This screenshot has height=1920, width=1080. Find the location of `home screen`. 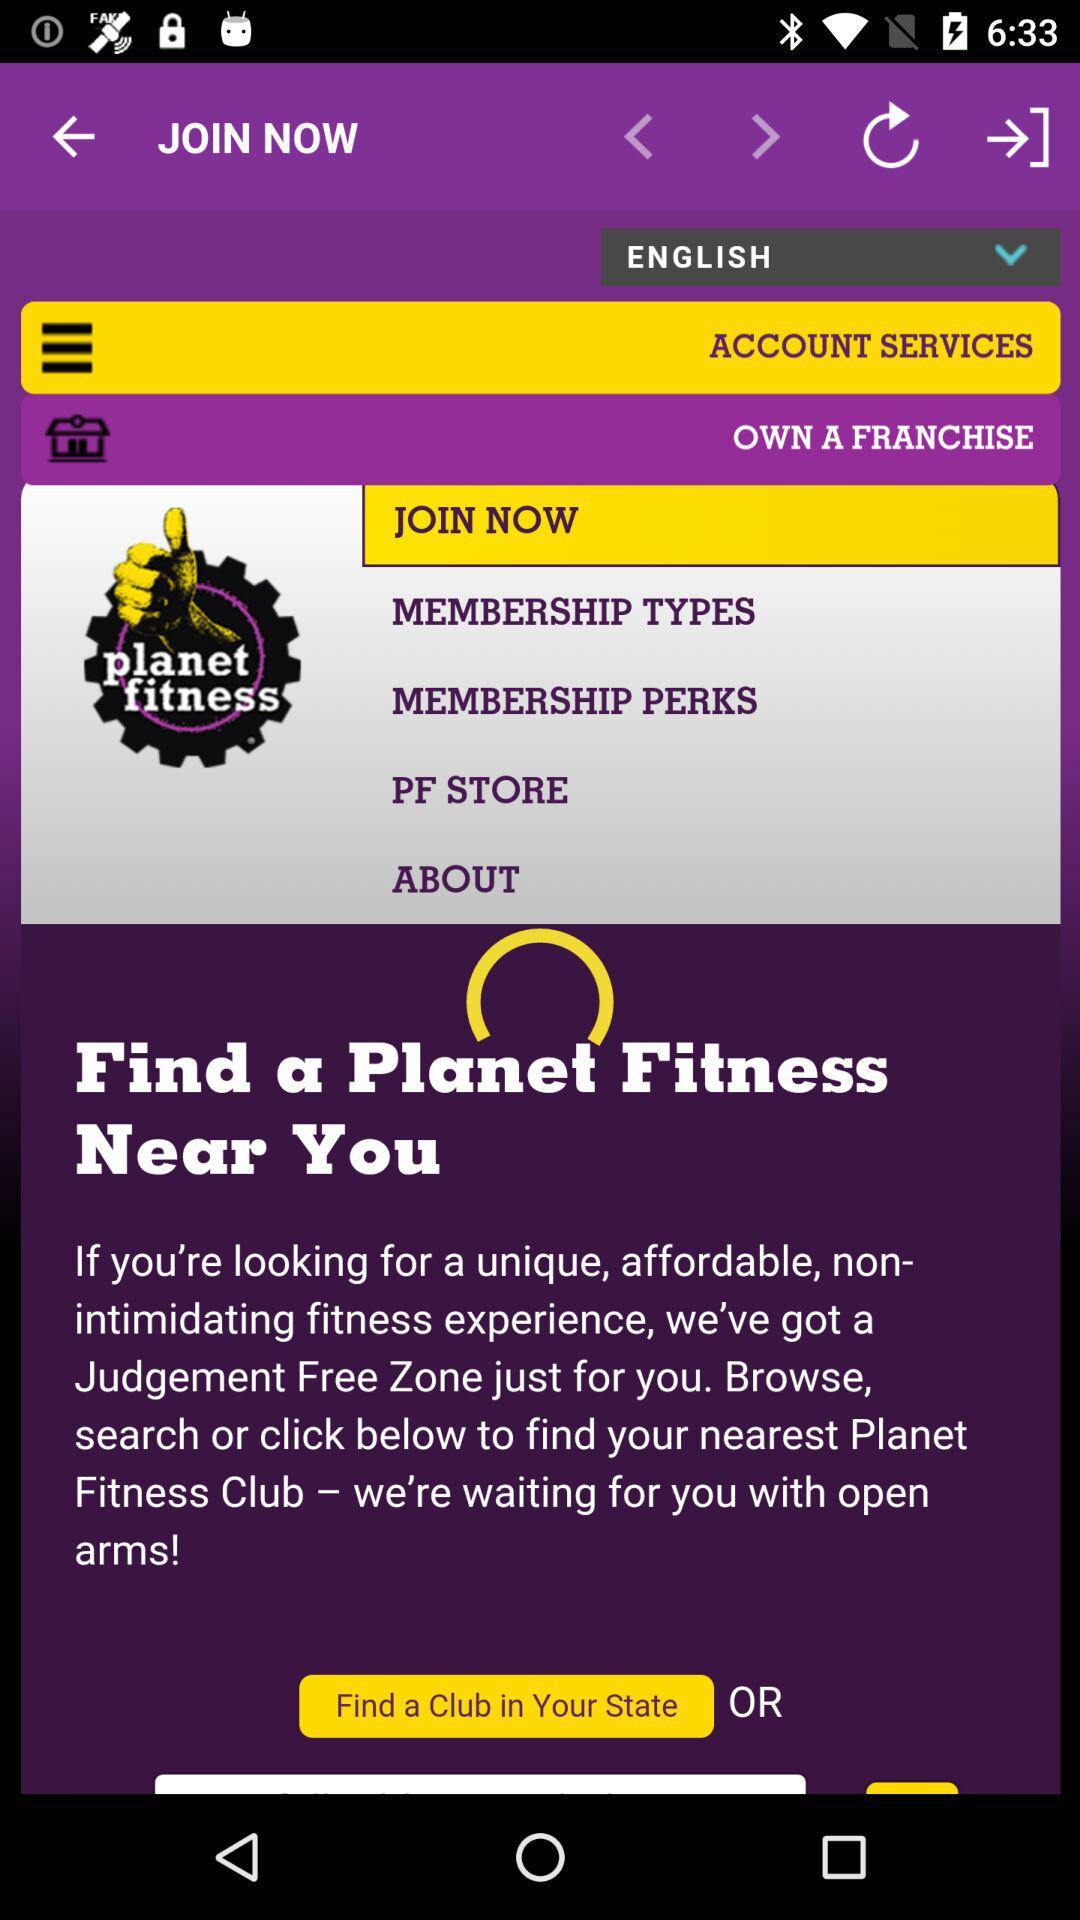

home screen is located at coordinates (540, 1002).